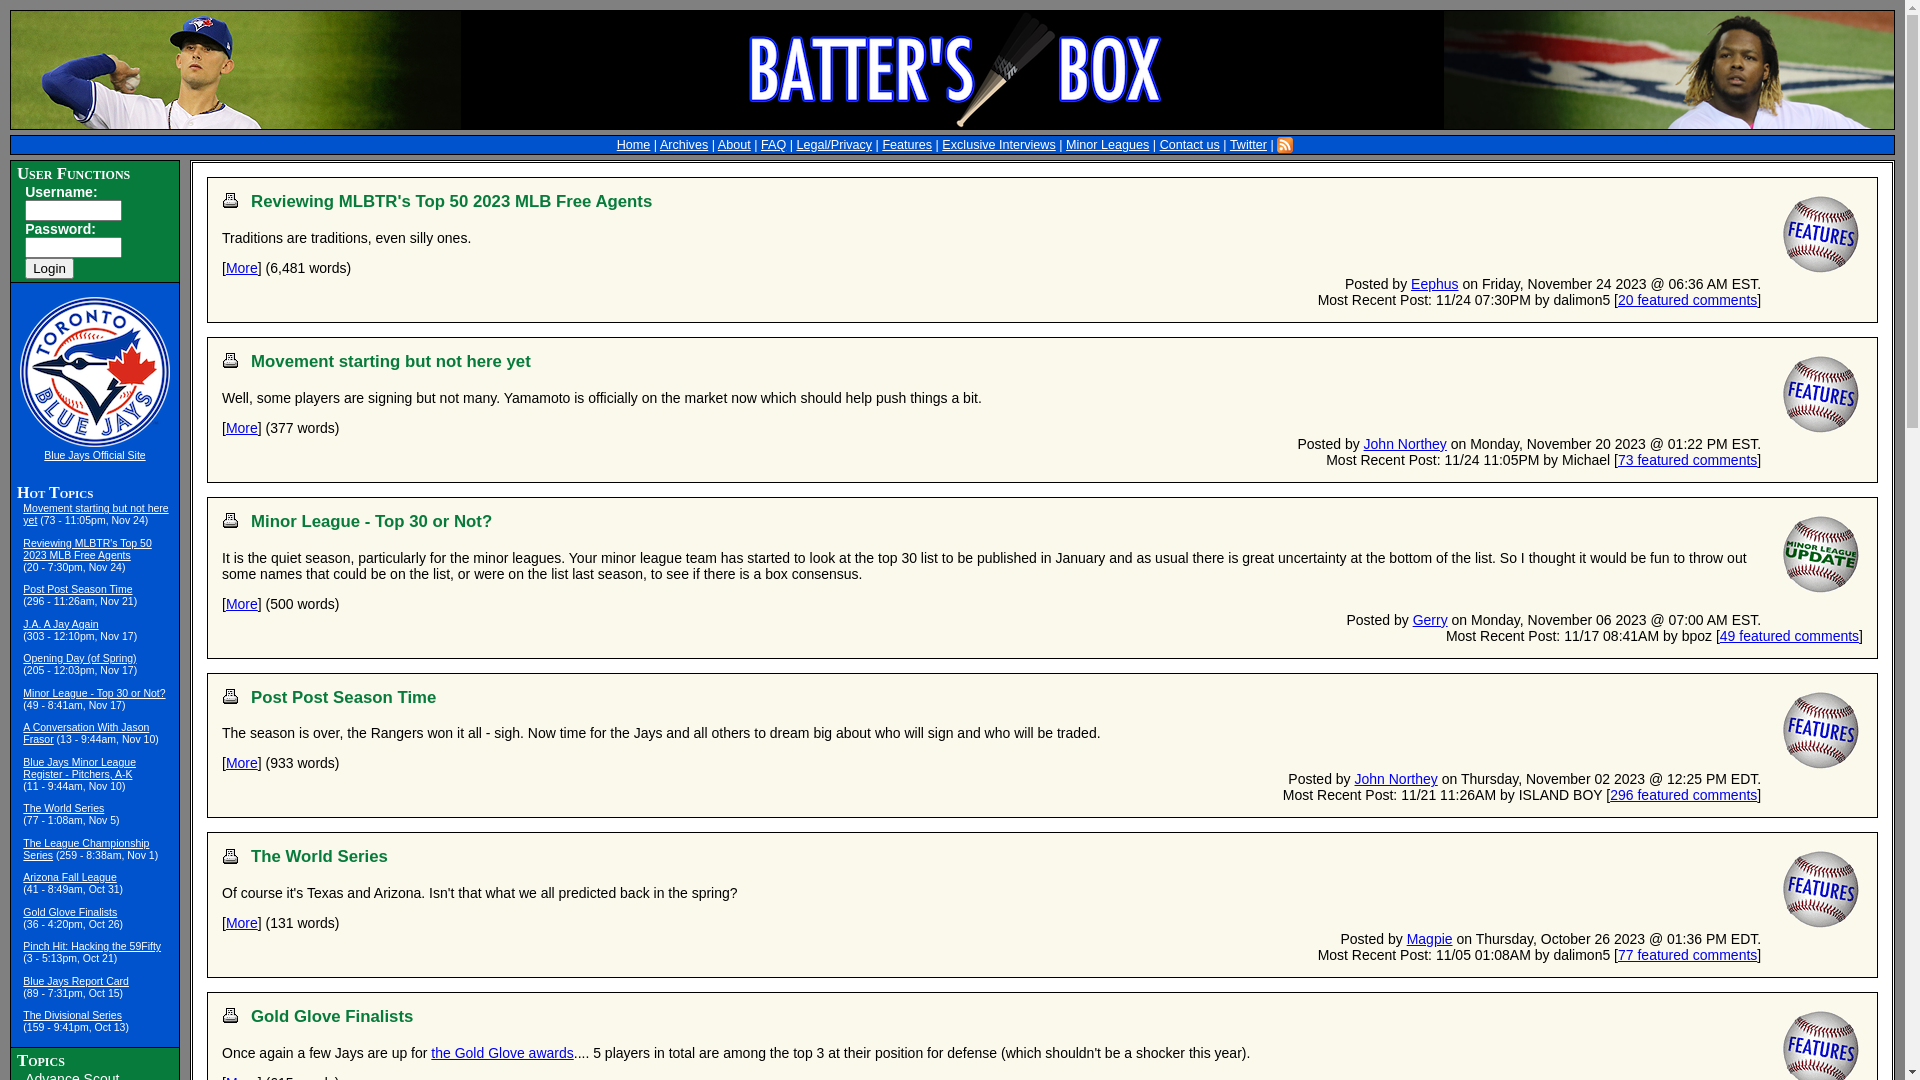 The height and width of the screenshot is (1080, 1920). What do you see at coordinates (1404, 442) in the screenshot?
I see `'John Northey'` at bounding box center [1404, 442].